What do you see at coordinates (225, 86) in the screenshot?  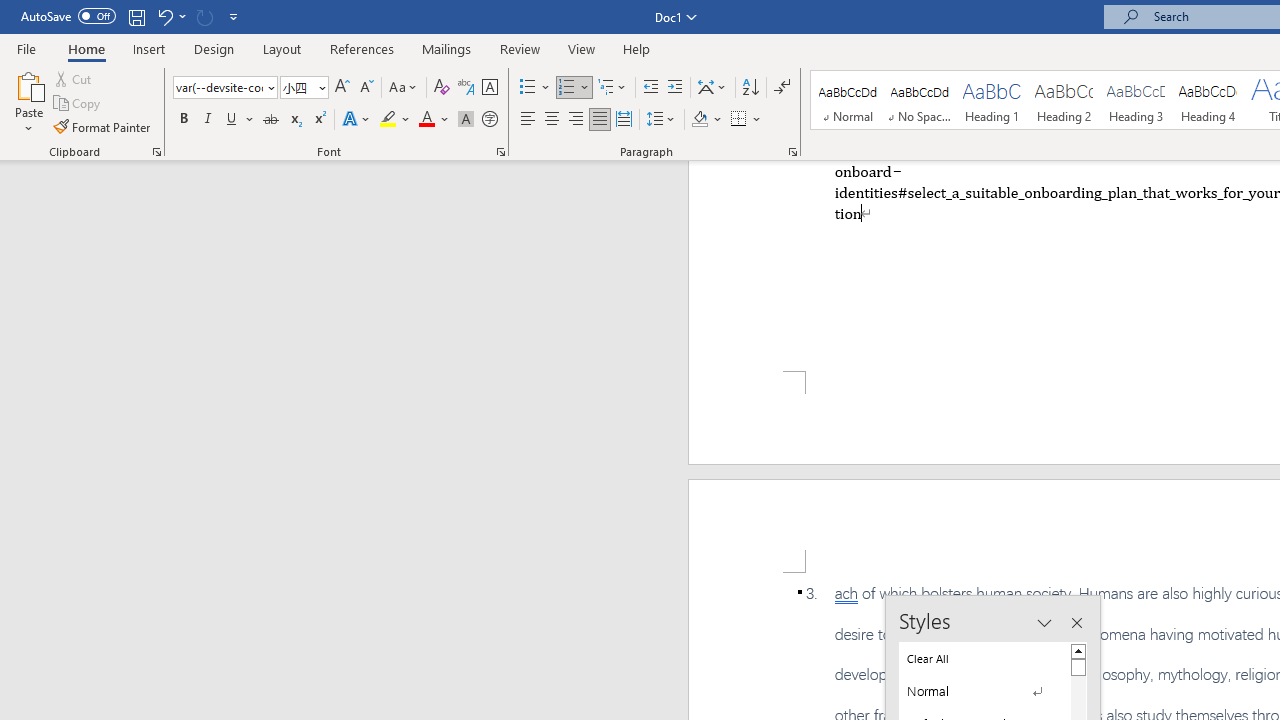 I see `'Font'` at bounding box center [225, 86].